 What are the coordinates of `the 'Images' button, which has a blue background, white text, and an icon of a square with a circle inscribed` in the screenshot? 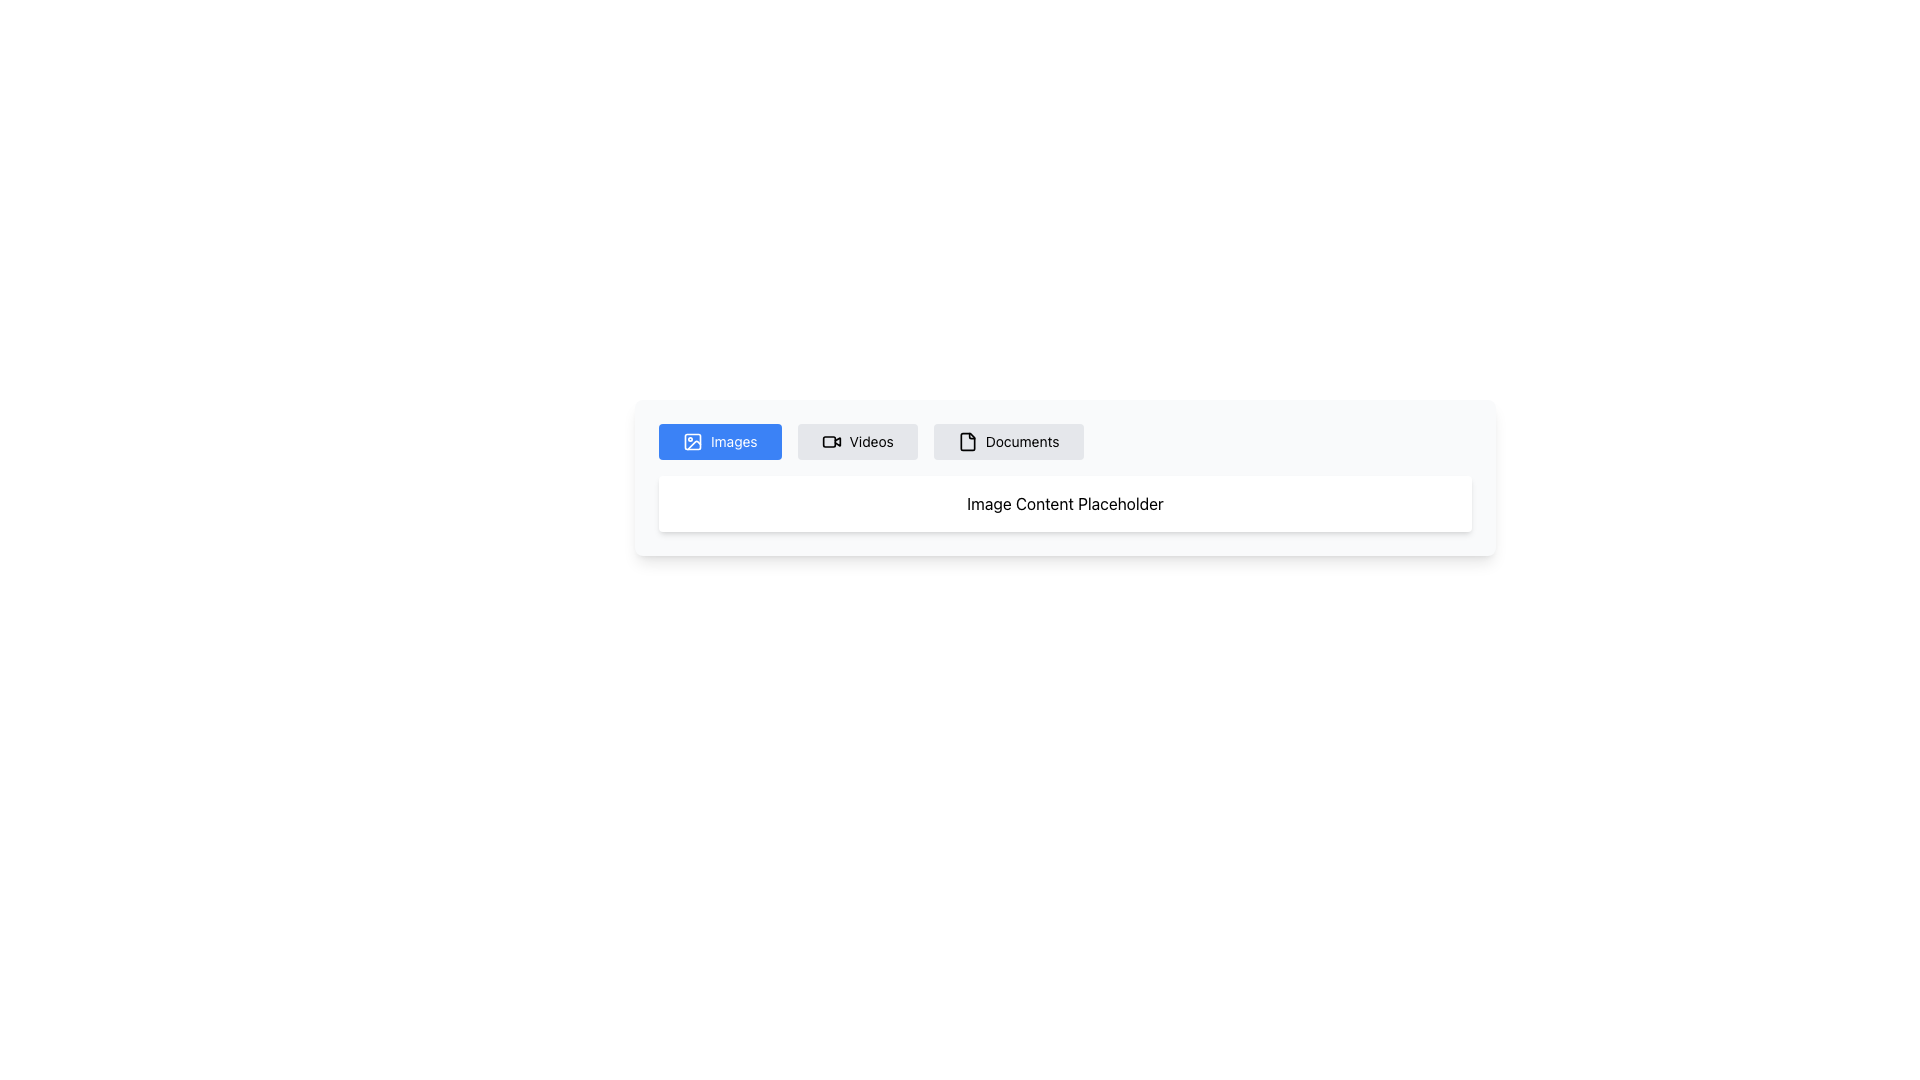 It's located at (720, 441).